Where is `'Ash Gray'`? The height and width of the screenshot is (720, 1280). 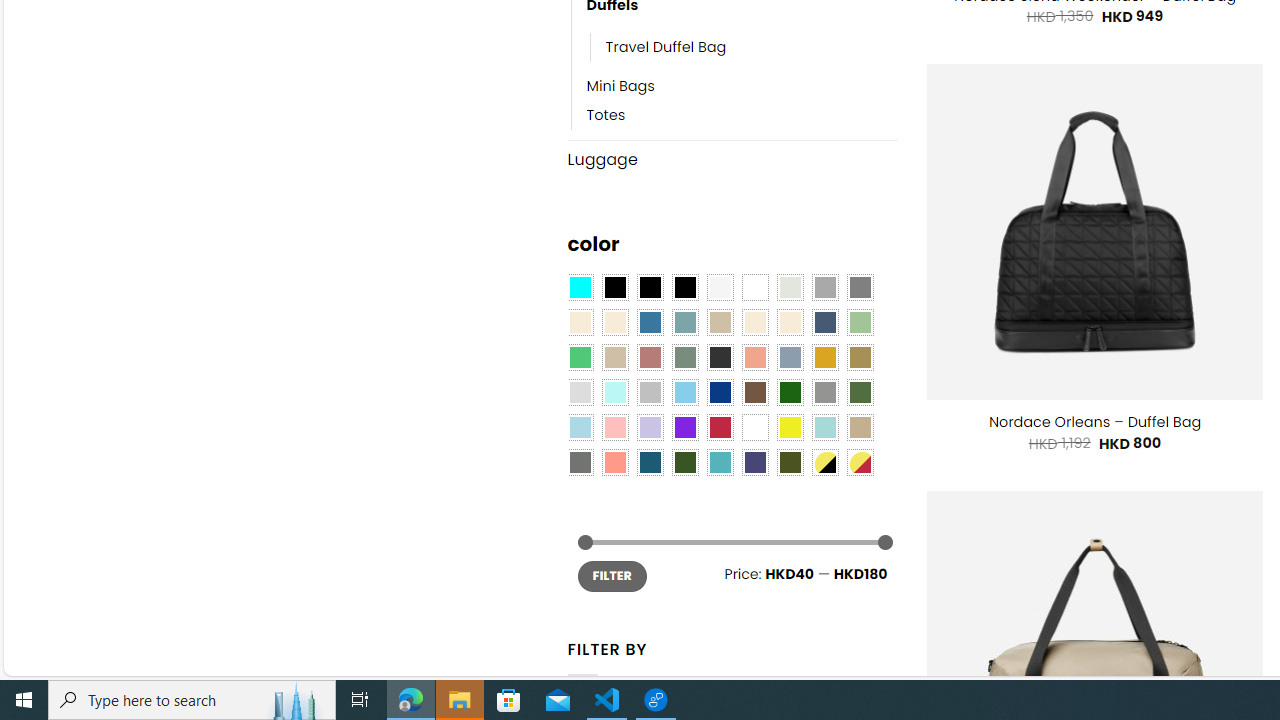
'Ash Gray' is located at coordinates (788, 288).